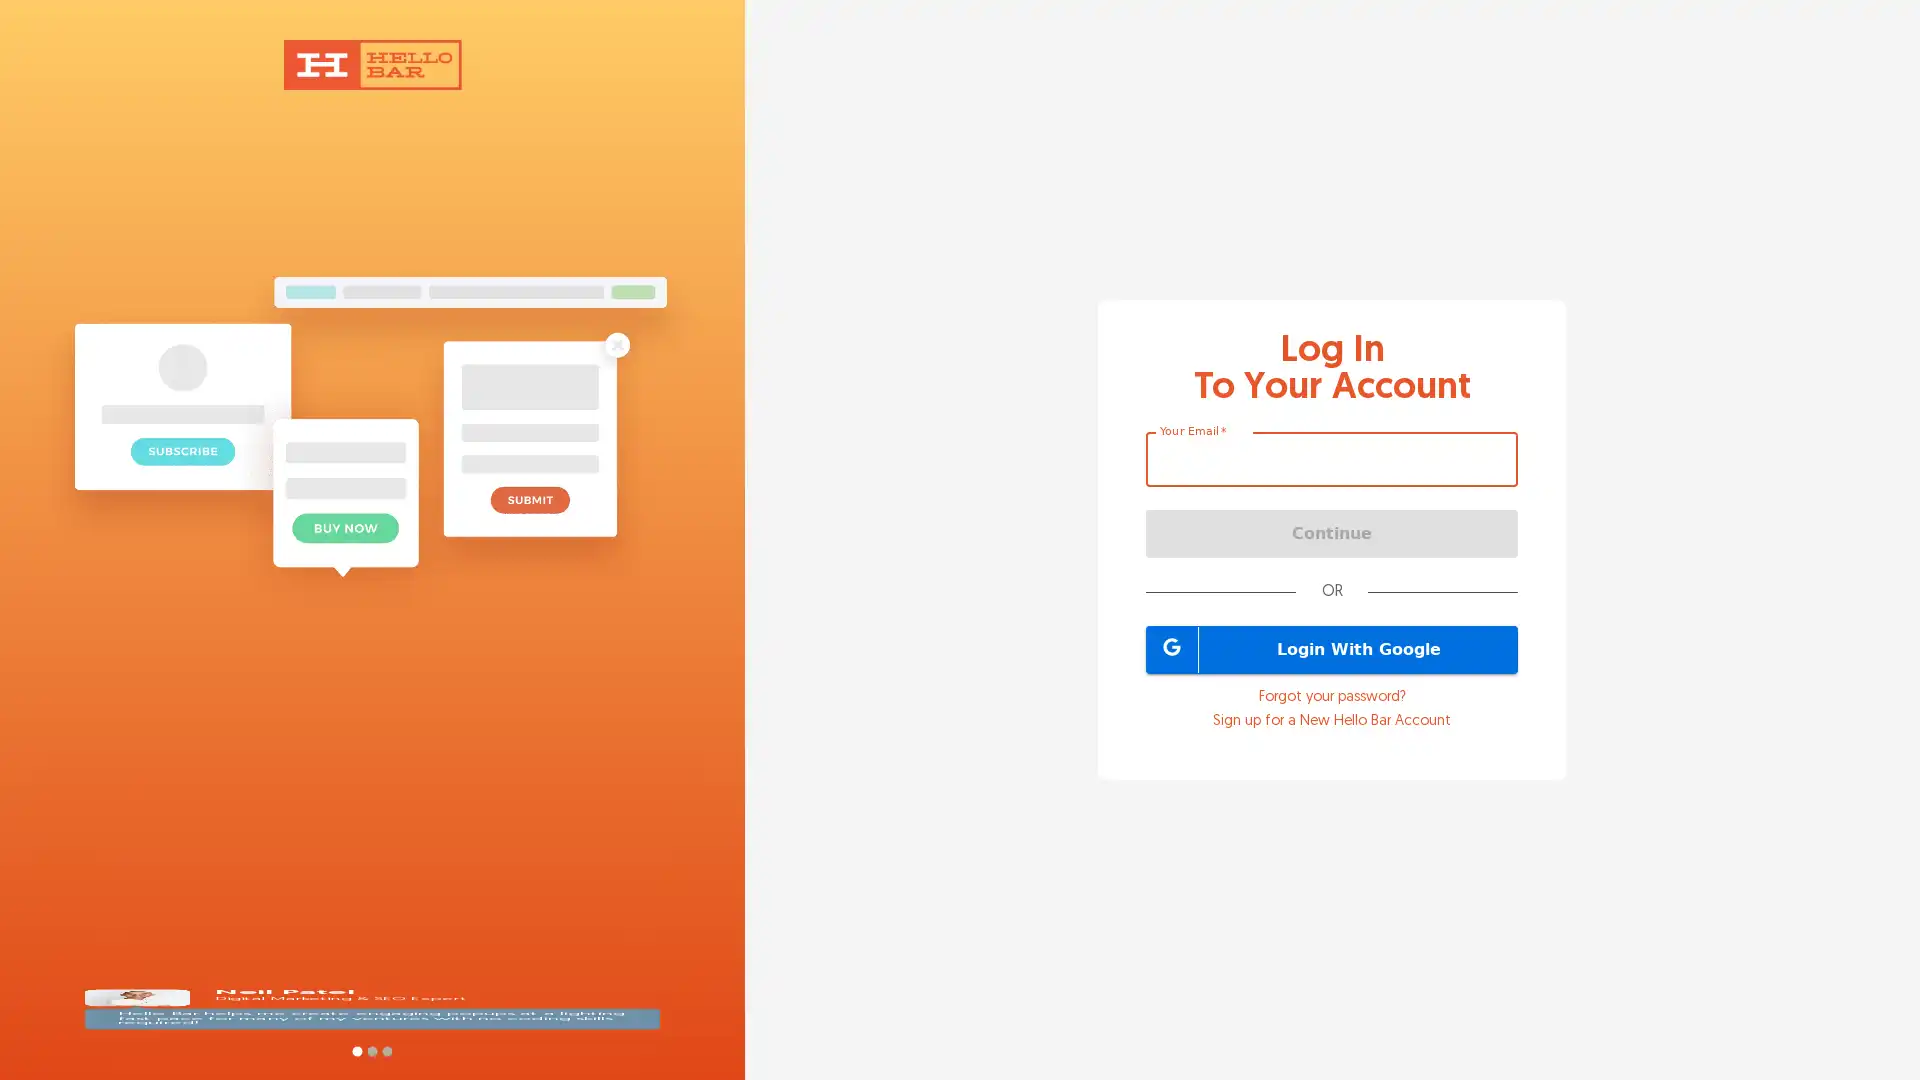 The width and height of the screenshot is (1920, 1080). What do you see at coordinates (356, 1050) in the screenshot?
I see `carousel indicator 1` at bounding box center [356, 1050].